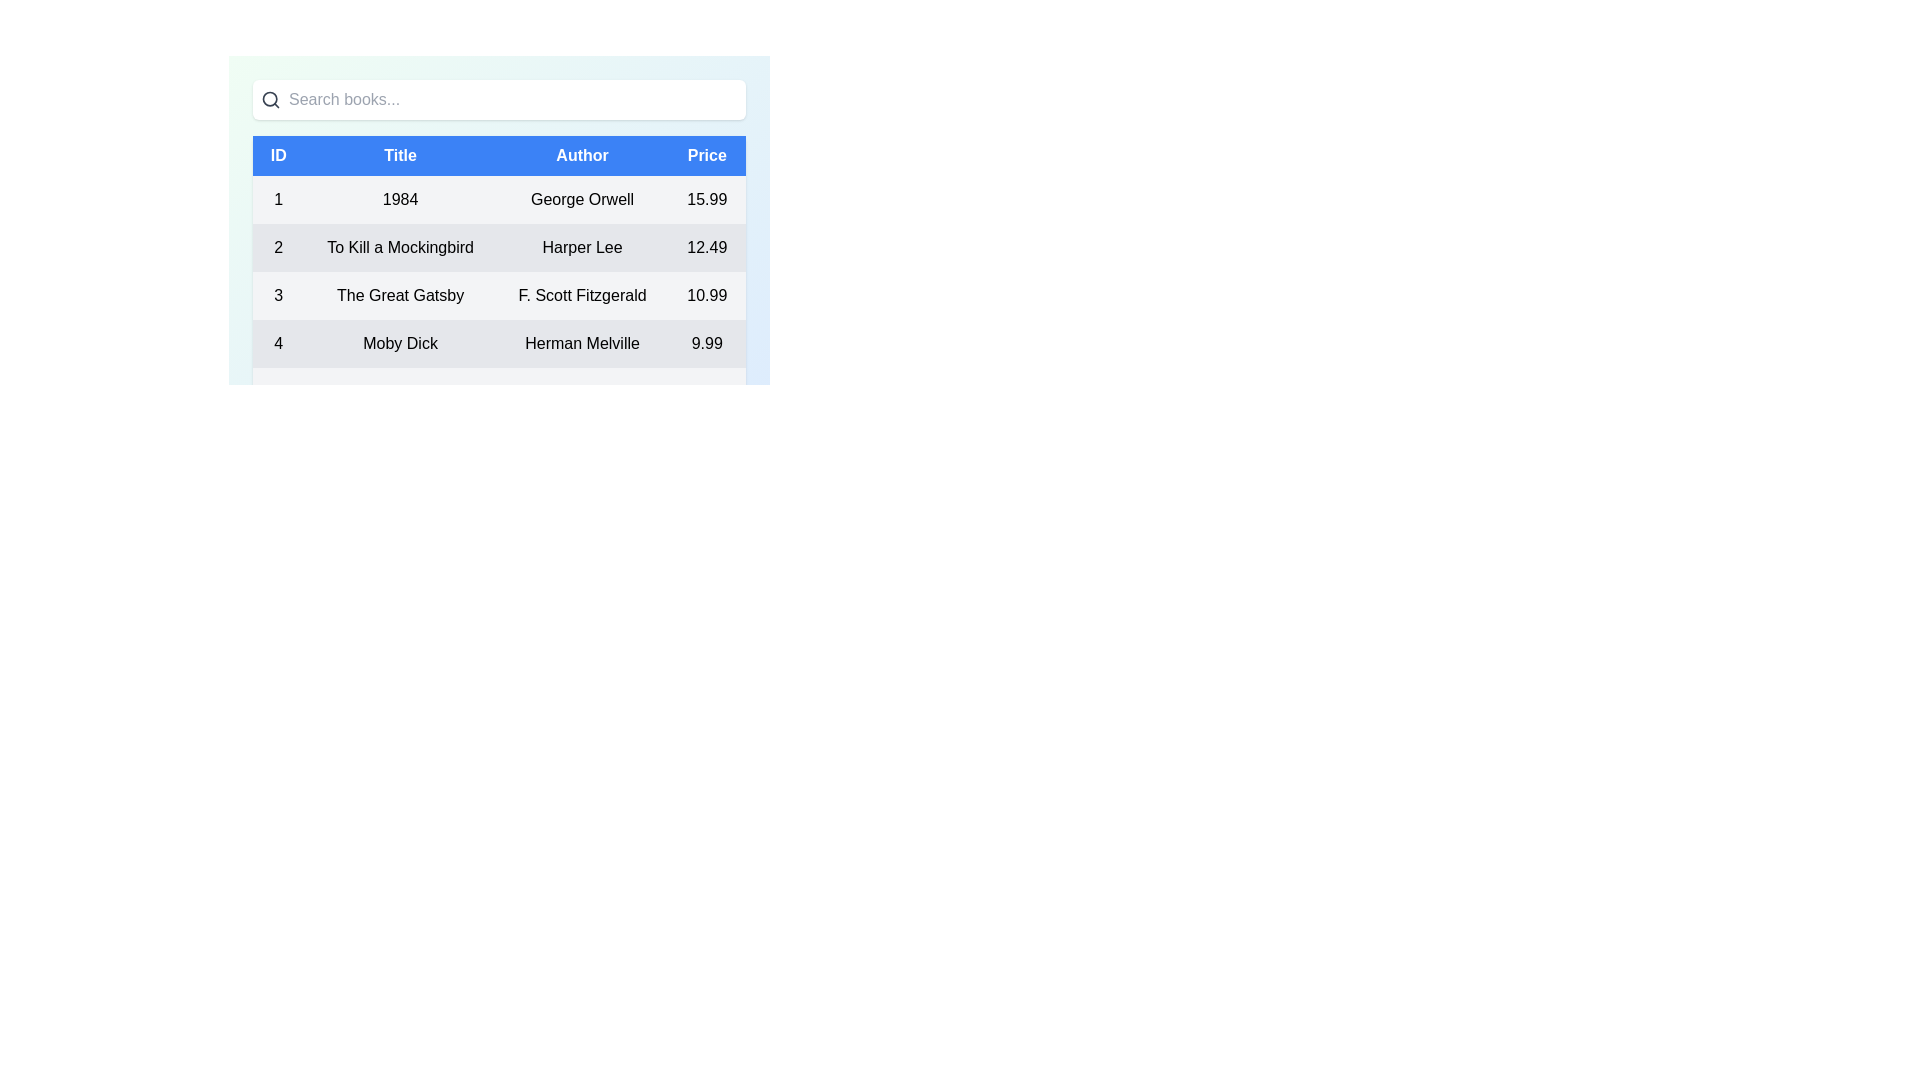  I want to click on the text label displaying the price for the book 'The Great Gatsby' located in the third row of the table under the 'Price' column, so click(707, 296).